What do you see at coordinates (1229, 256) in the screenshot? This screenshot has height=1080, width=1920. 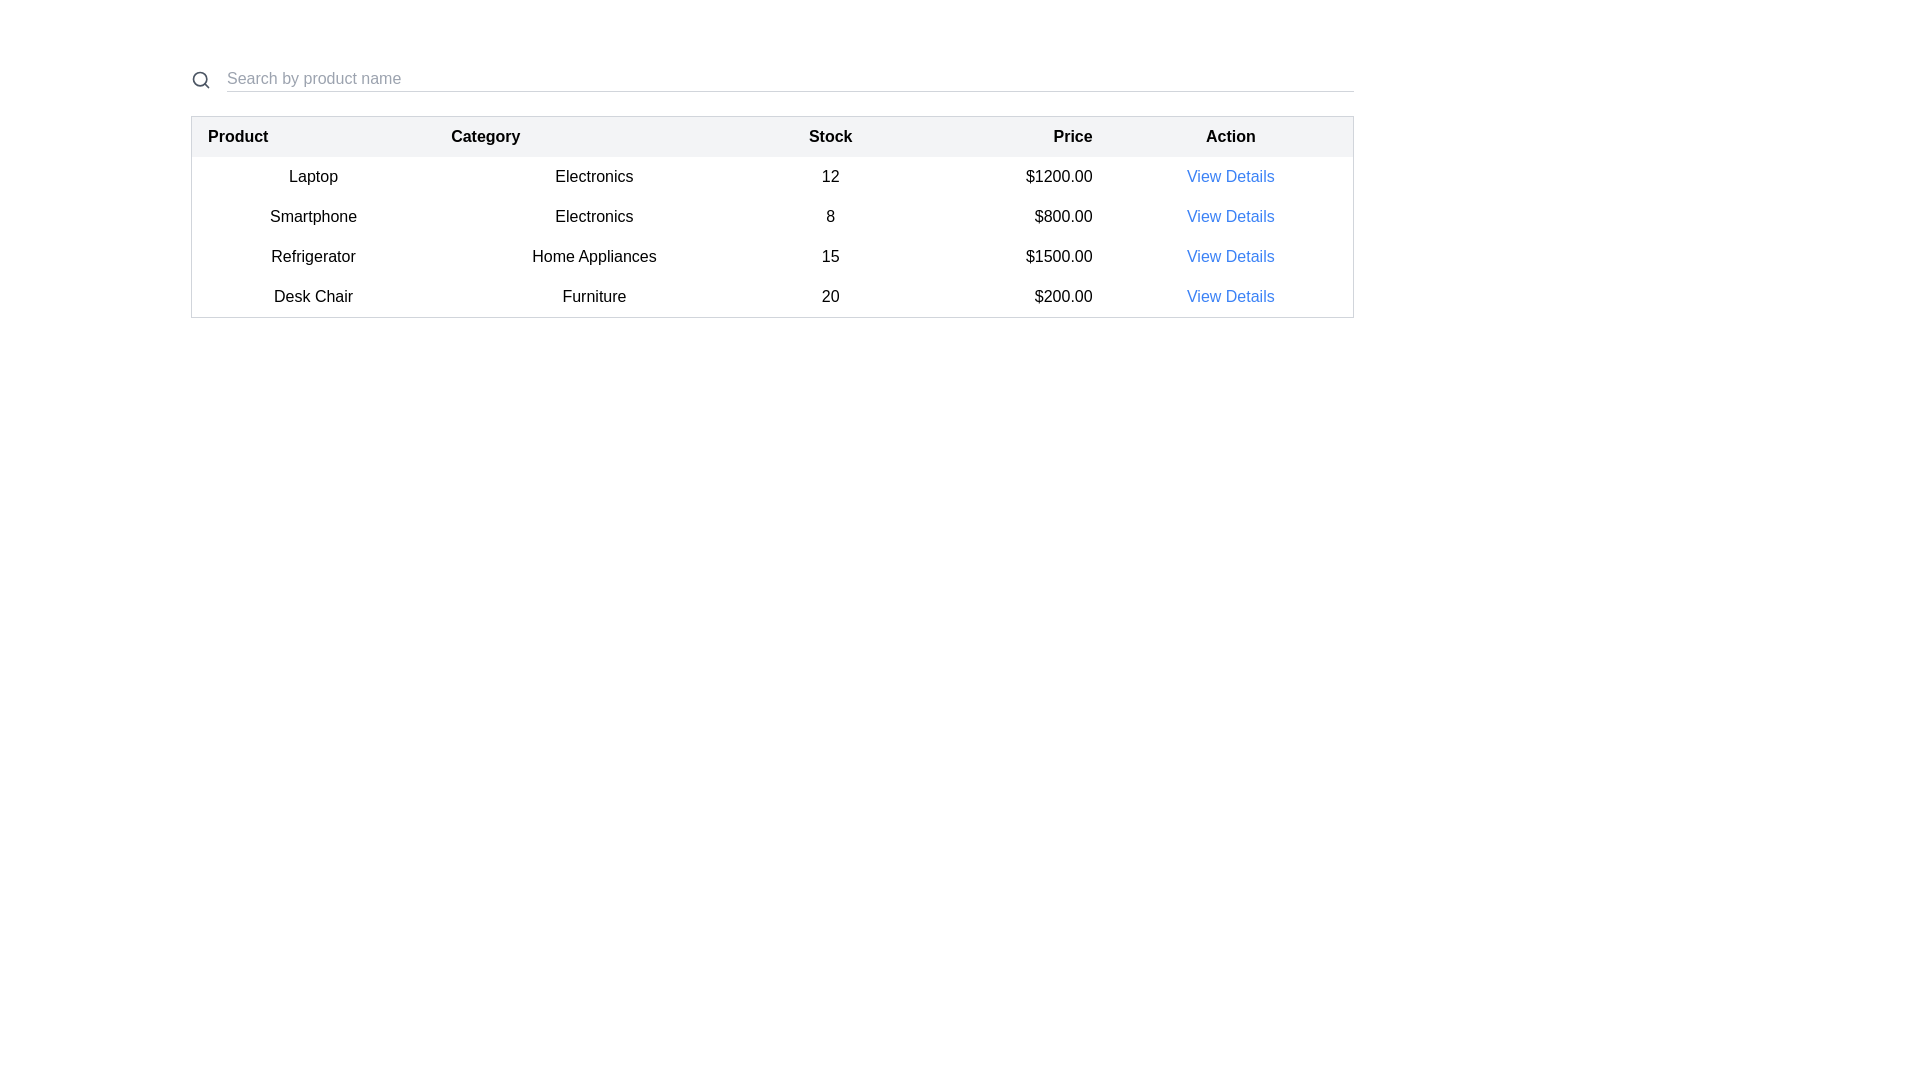 I see `the hyperlink in the 'Action' column of the third row` at bounding box center [1229, 256].